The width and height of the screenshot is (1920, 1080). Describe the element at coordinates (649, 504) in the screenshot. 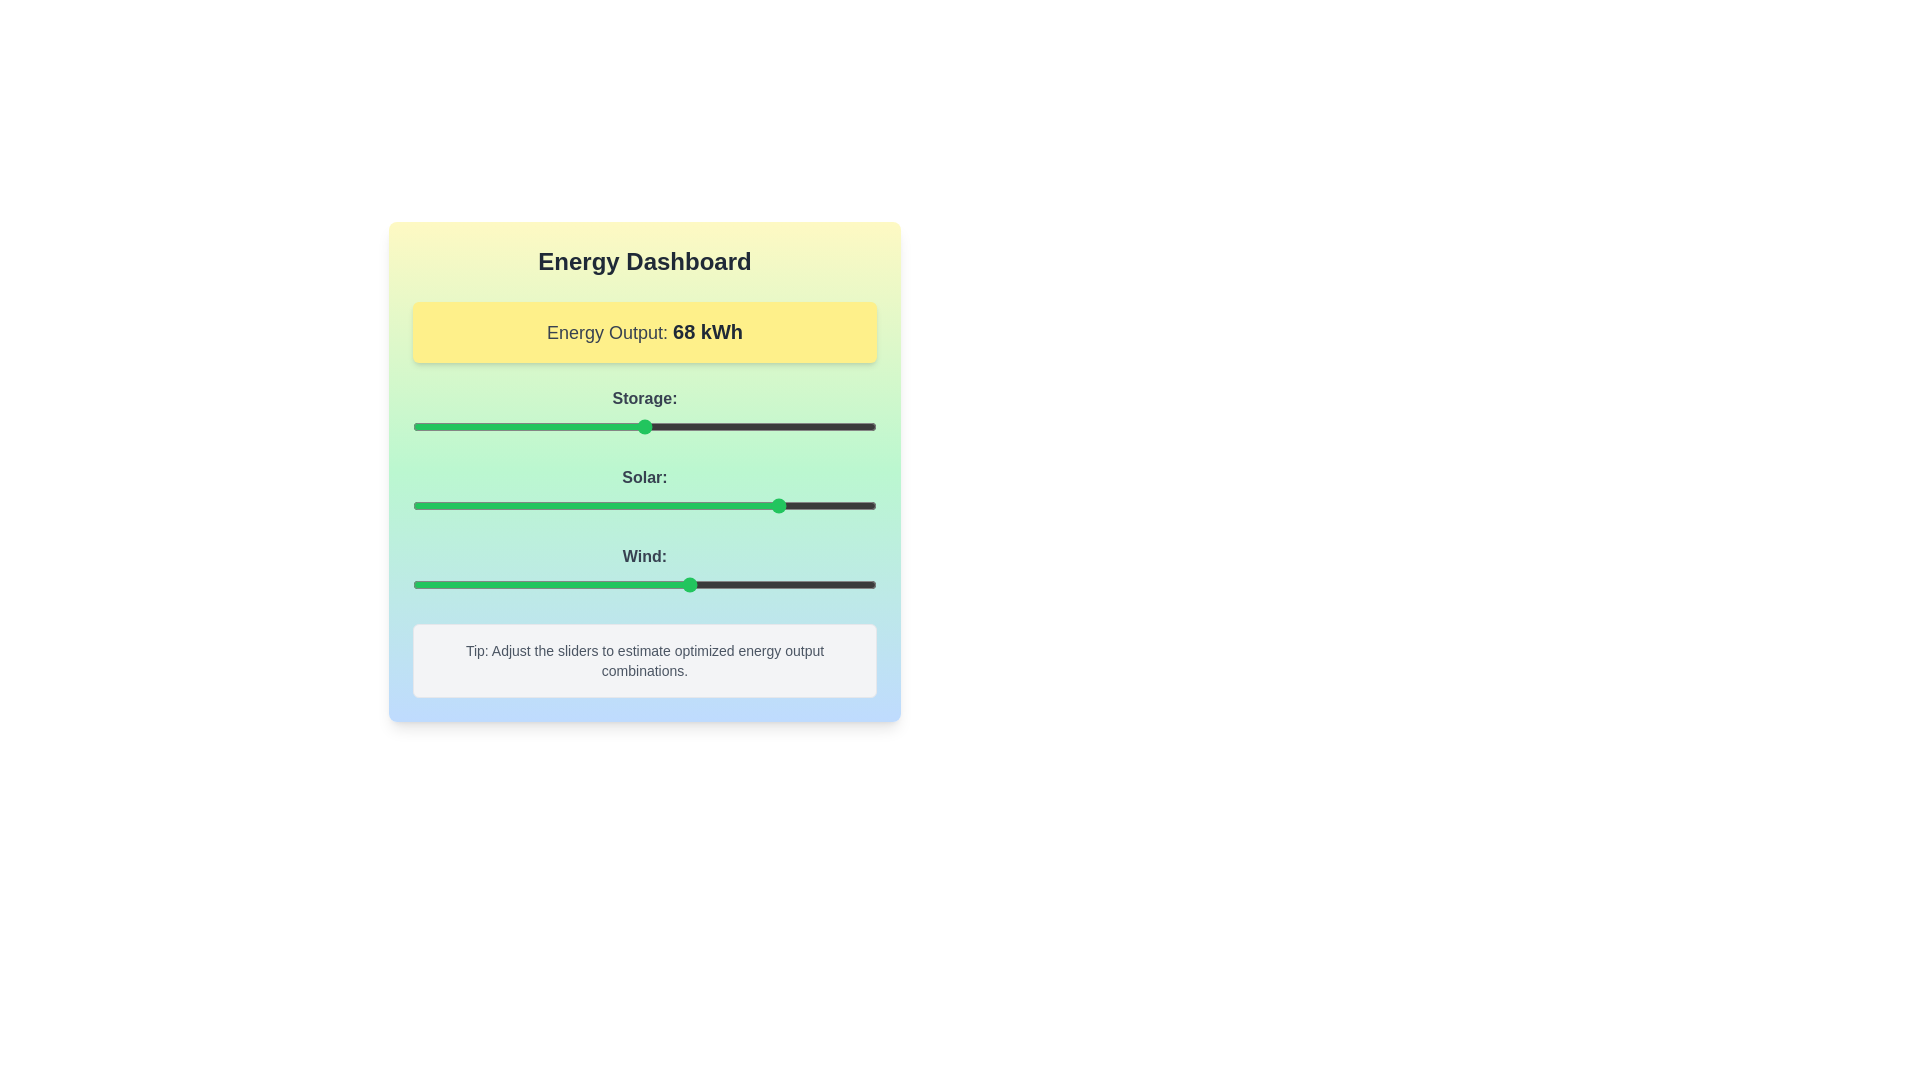

I see `the 'Solar' slider to 51%` at that location.